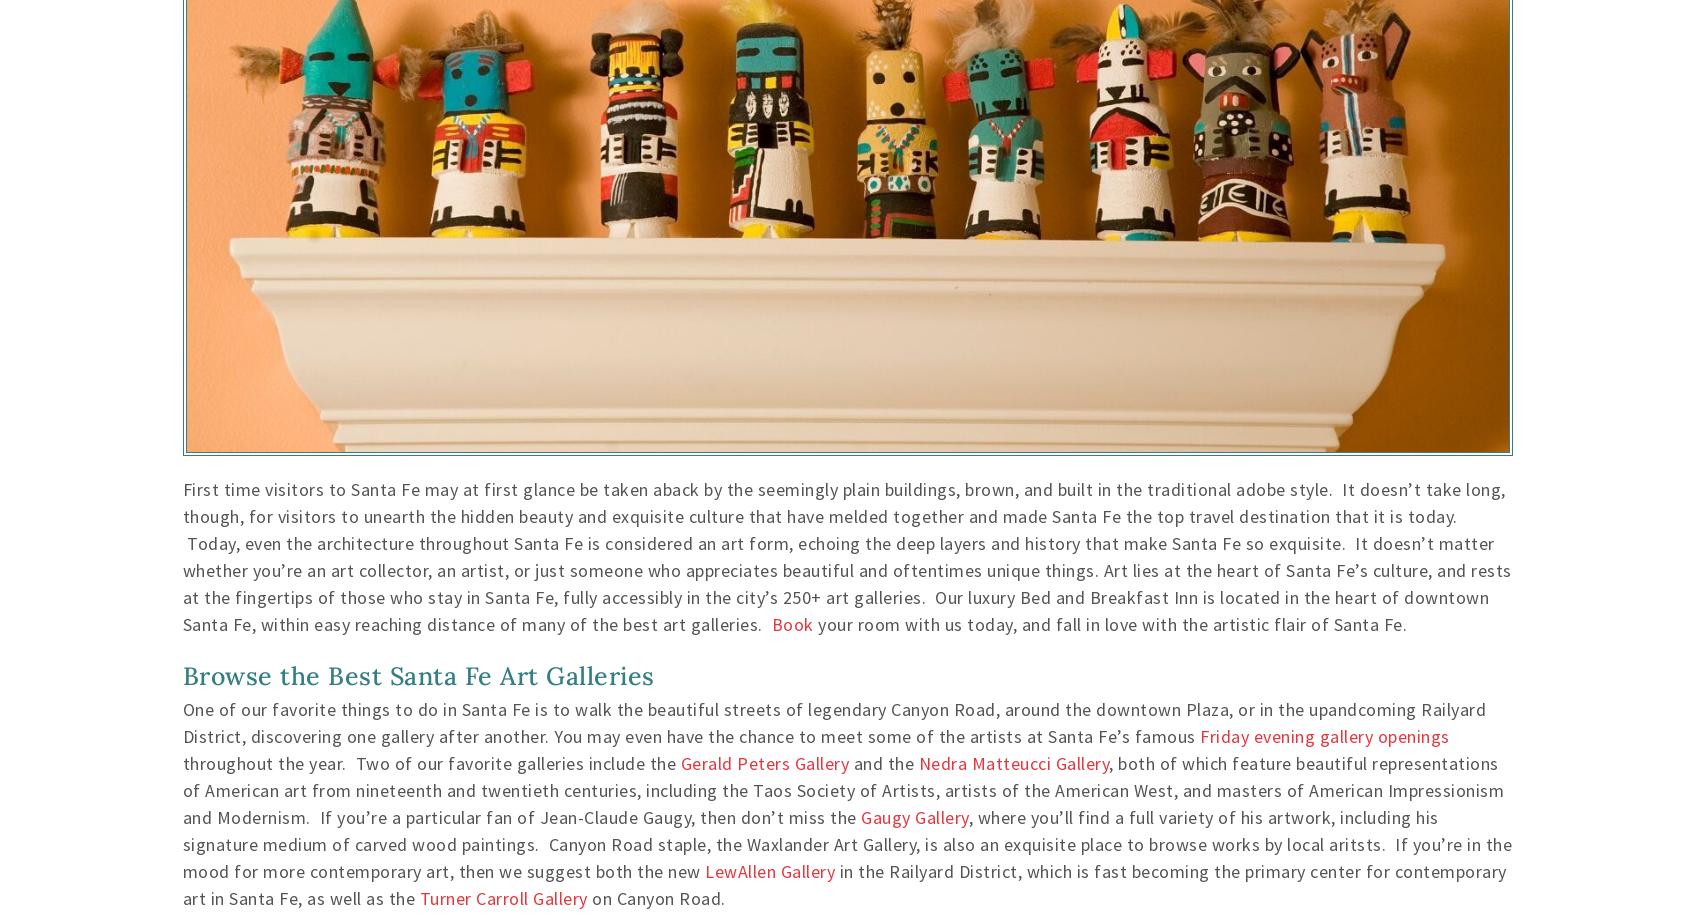 The width and height of the screenshot is (1695, 924). Describe the element at coordinates (1324, 735) in the screenshot. I see `'Friday evening gallery openings'` at that location.